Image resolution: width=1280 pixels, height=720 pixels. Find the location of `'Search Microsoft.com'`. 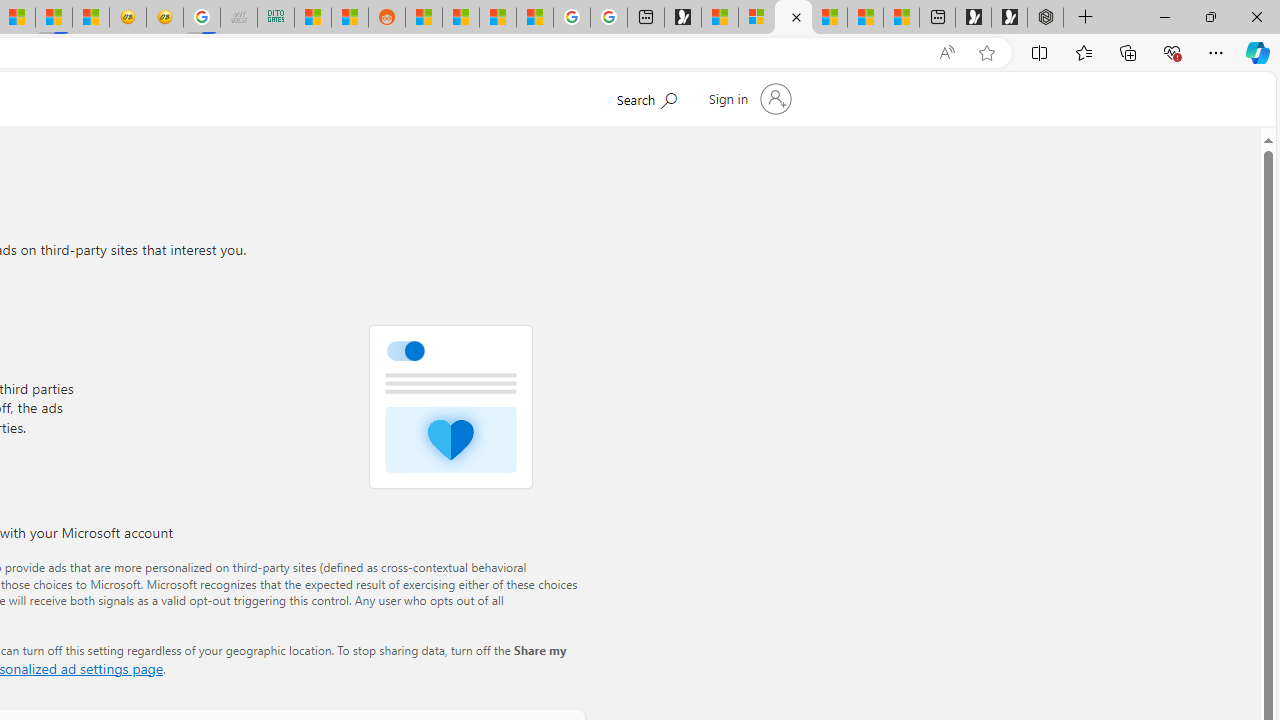

'Search Microsoft.com' is located at coordinates (646, 97).